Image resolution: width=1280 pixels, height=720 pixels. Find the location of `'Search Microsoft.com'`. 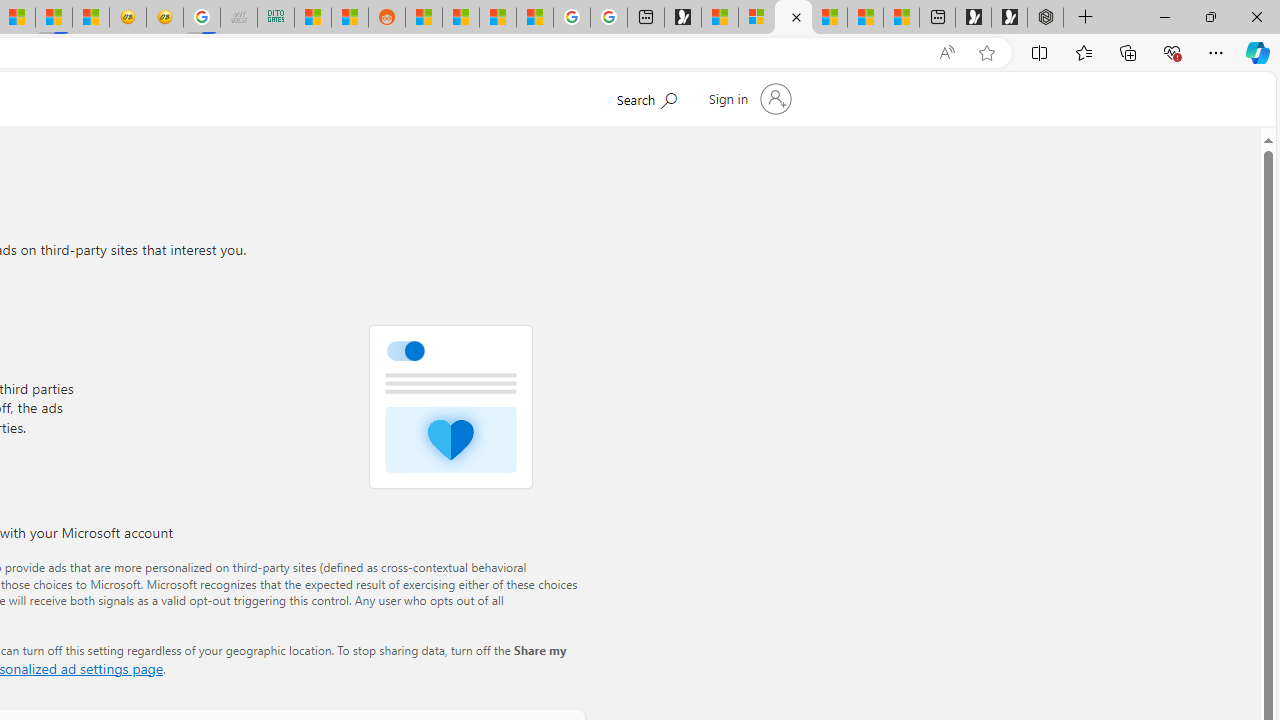

'Search Microsoft.com' is located at coordinates (646, 97).